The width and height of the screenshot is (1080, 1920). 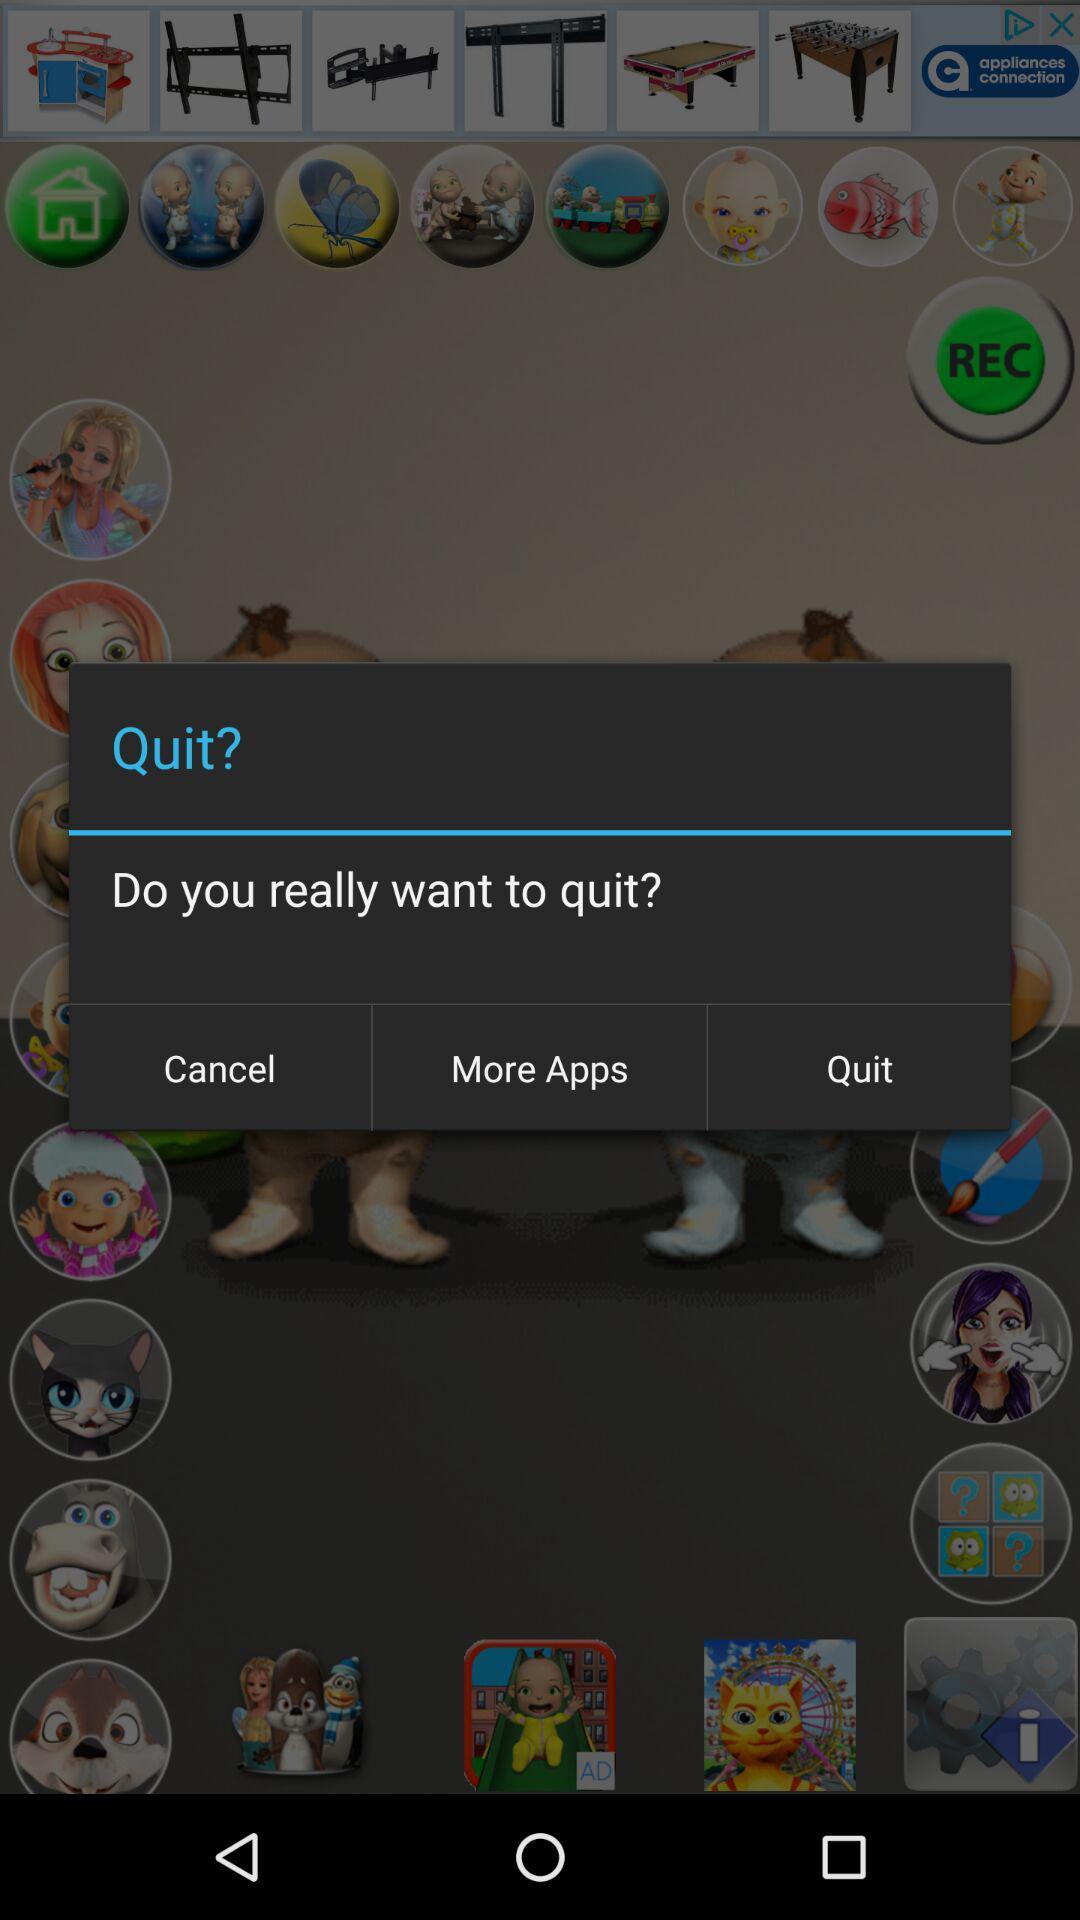 What do you see at coordinates (66, 220) in the screenshot?
I see `the home icon` at bounding box center [66, 220].